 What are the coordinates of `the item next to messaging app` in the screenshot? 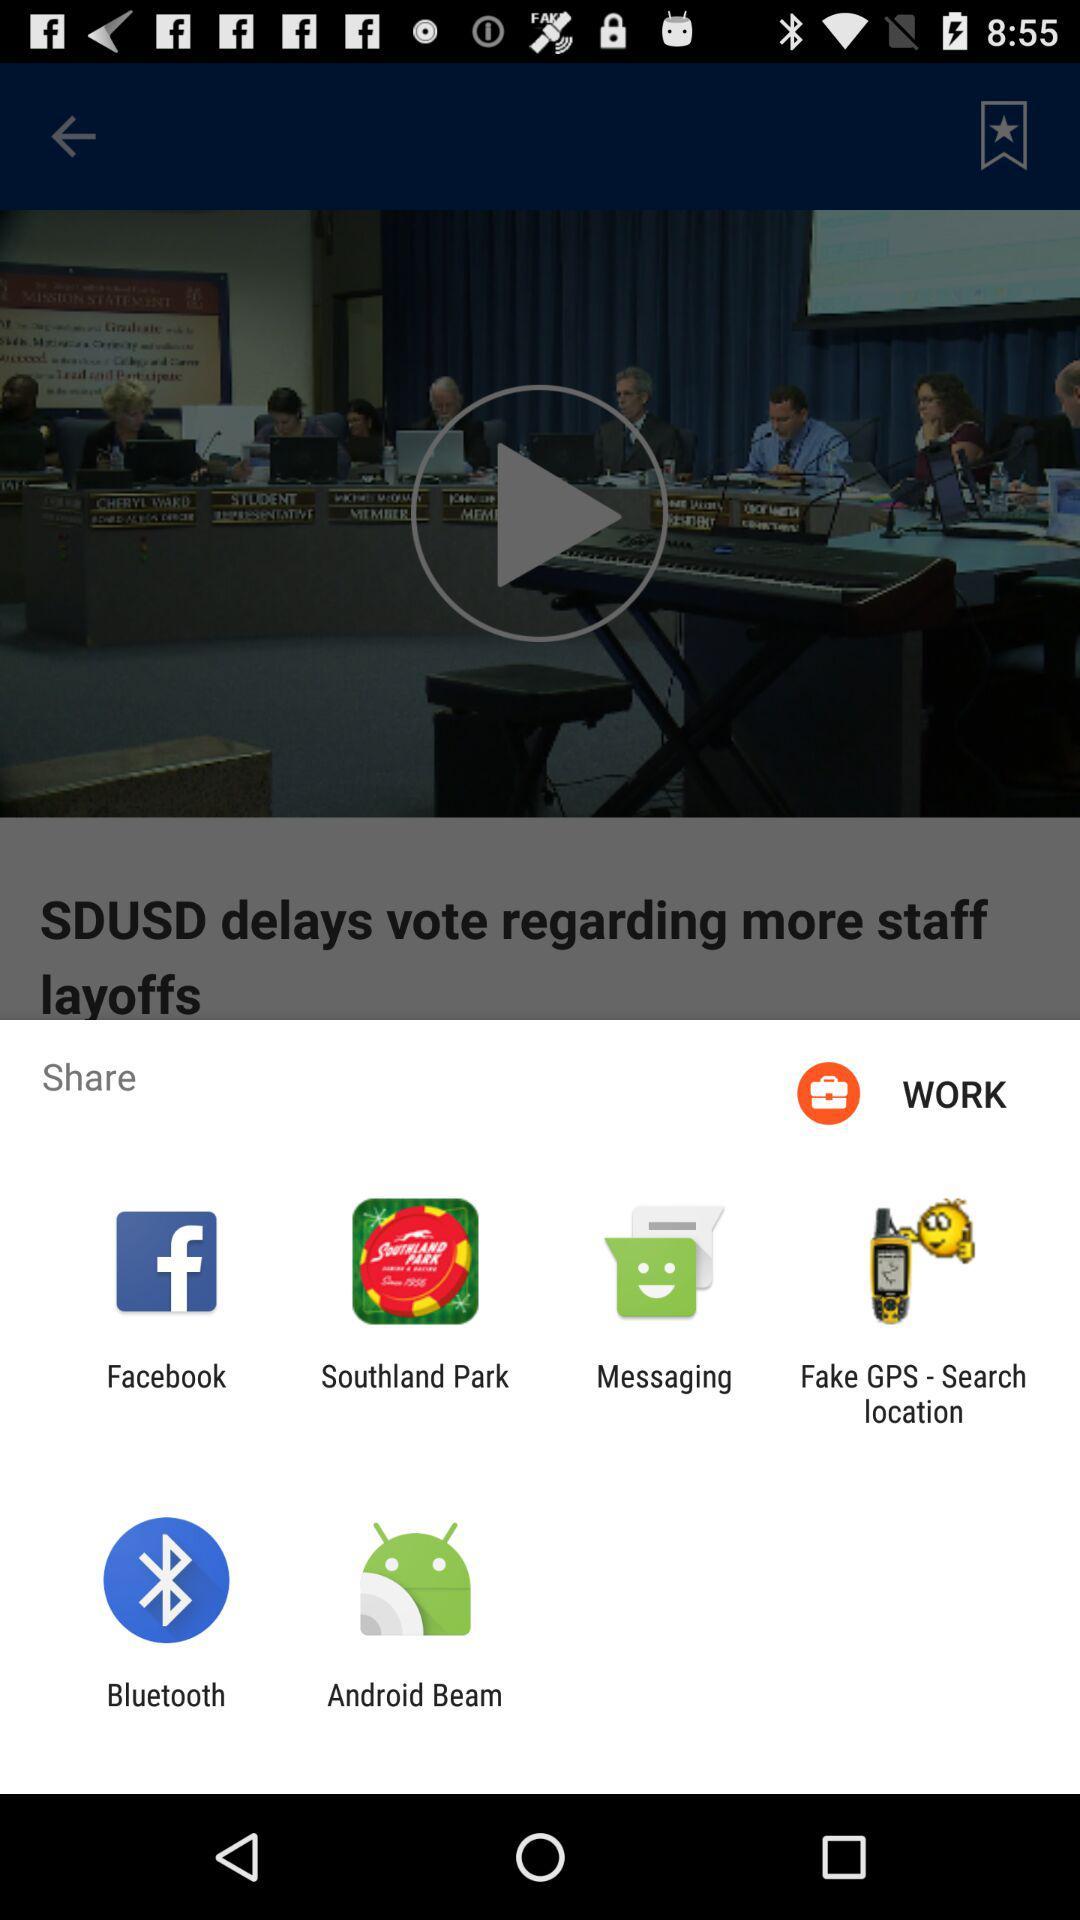 It's located at (414, 1392).